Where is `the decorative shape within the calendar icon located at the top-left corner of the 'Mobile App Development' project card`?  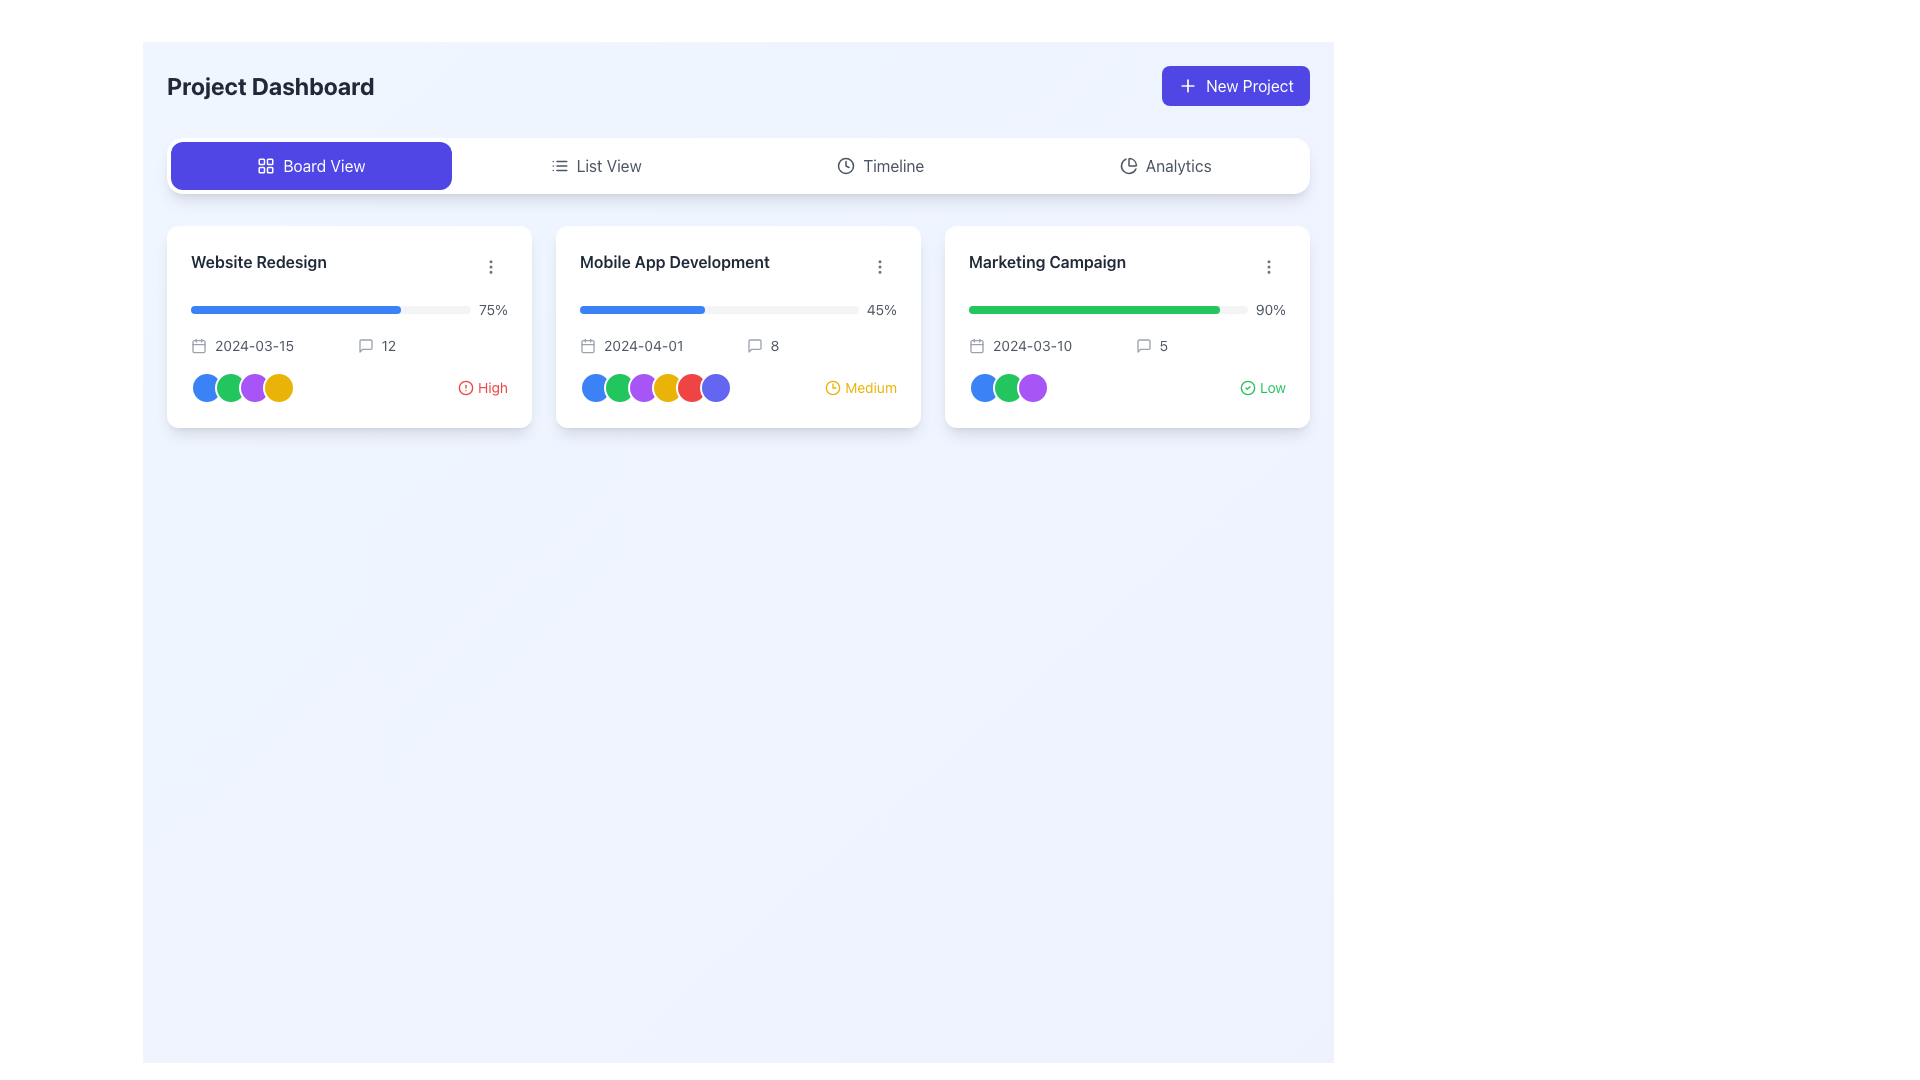 the decorative shape within the calendar icon located at the top-left corner of the 'Mobile App Development' project card is located at coordinates (587, 345).